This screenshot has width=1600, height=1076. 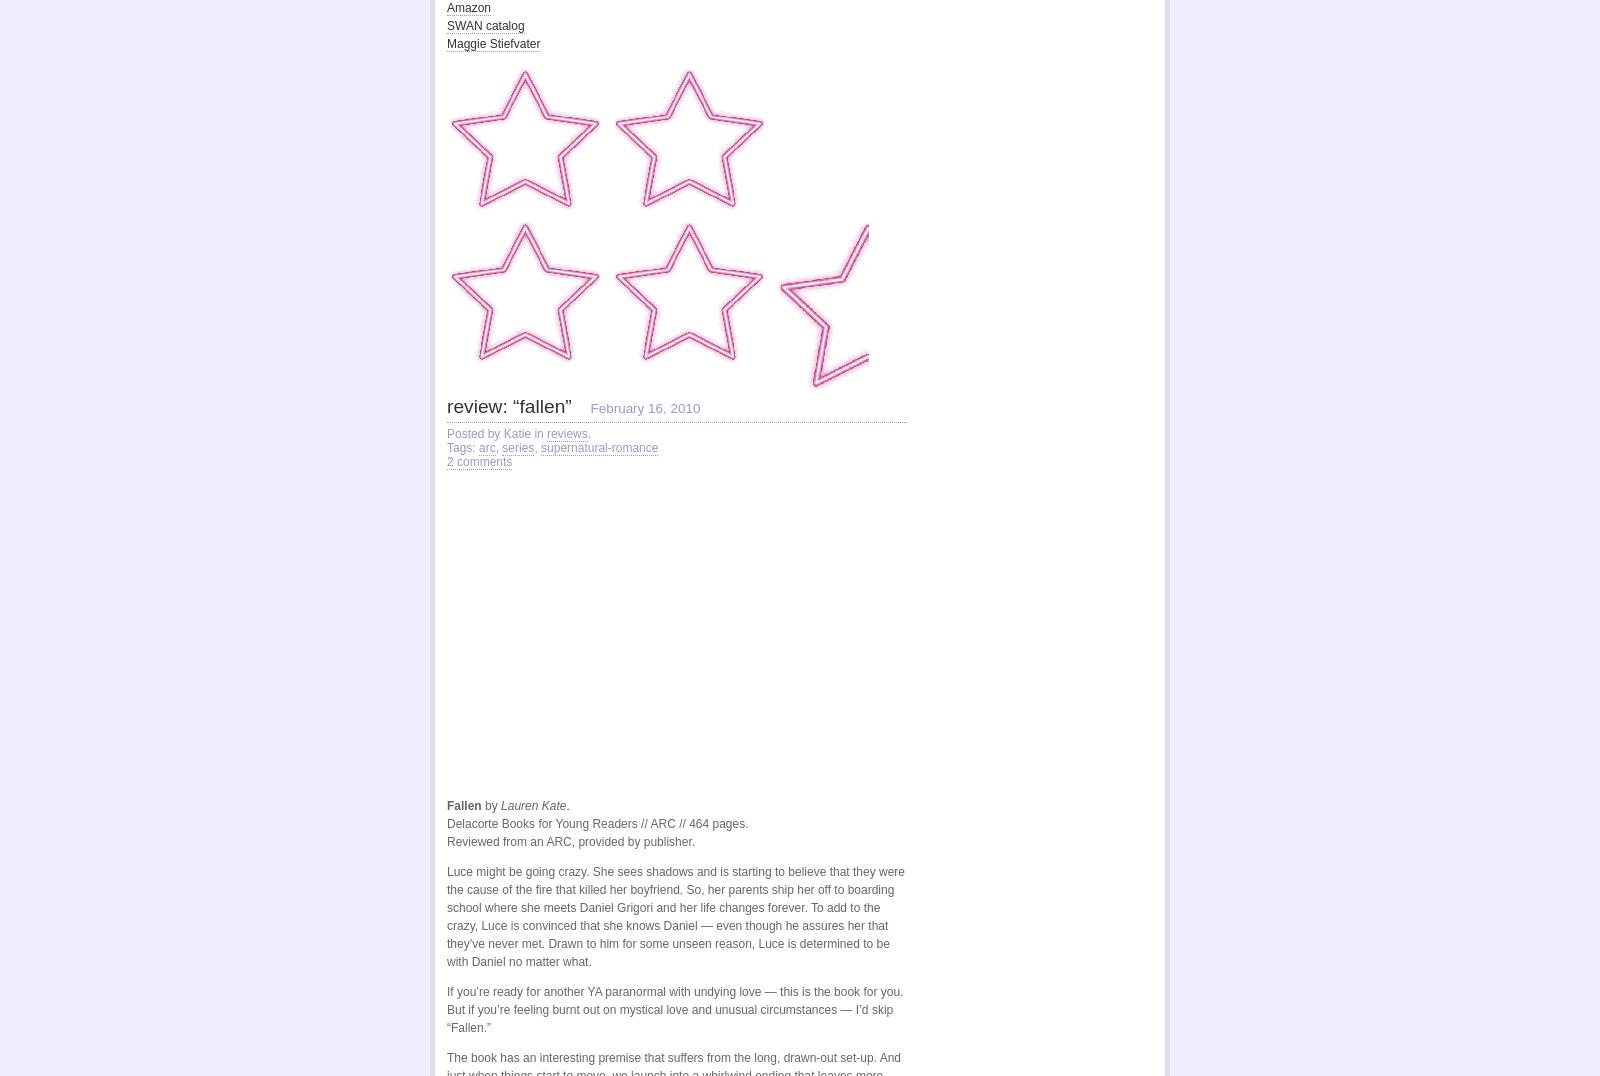 I want to click on 'review: “fallen”', so click(x=507, y=401).